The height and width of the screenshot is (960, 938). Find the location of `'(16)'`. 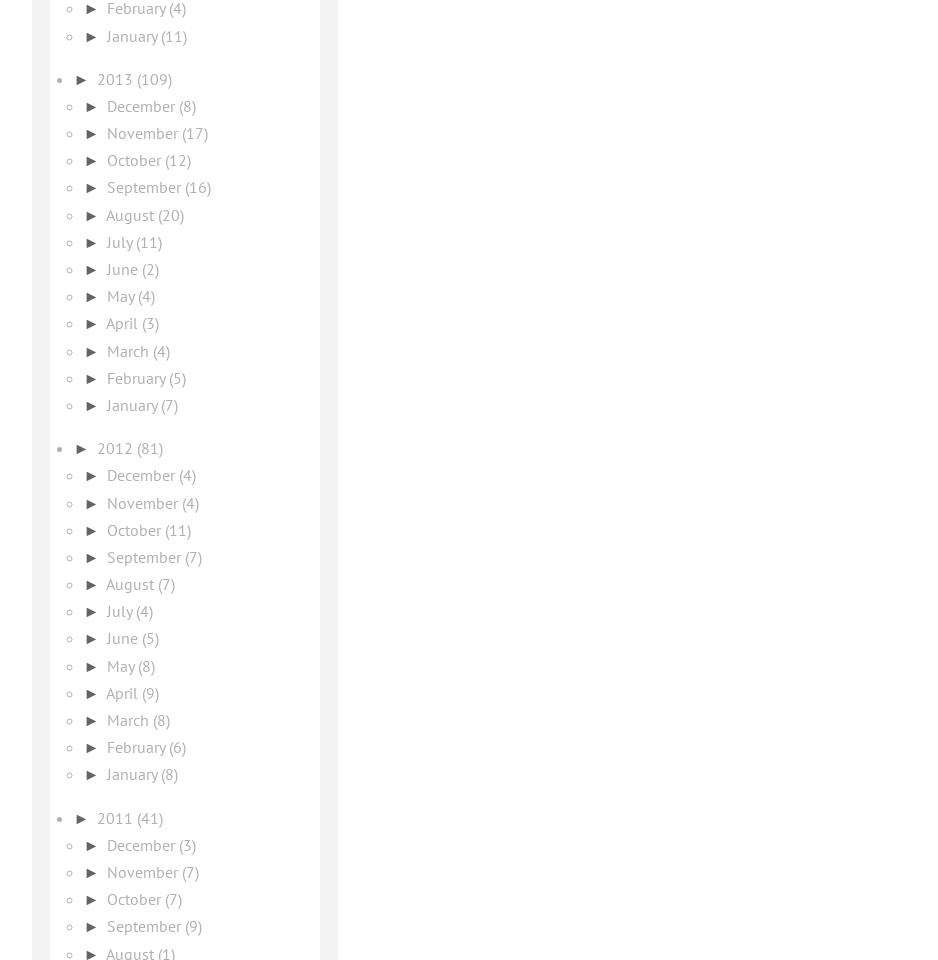

'(16)' is located at coordinates (197, 187).